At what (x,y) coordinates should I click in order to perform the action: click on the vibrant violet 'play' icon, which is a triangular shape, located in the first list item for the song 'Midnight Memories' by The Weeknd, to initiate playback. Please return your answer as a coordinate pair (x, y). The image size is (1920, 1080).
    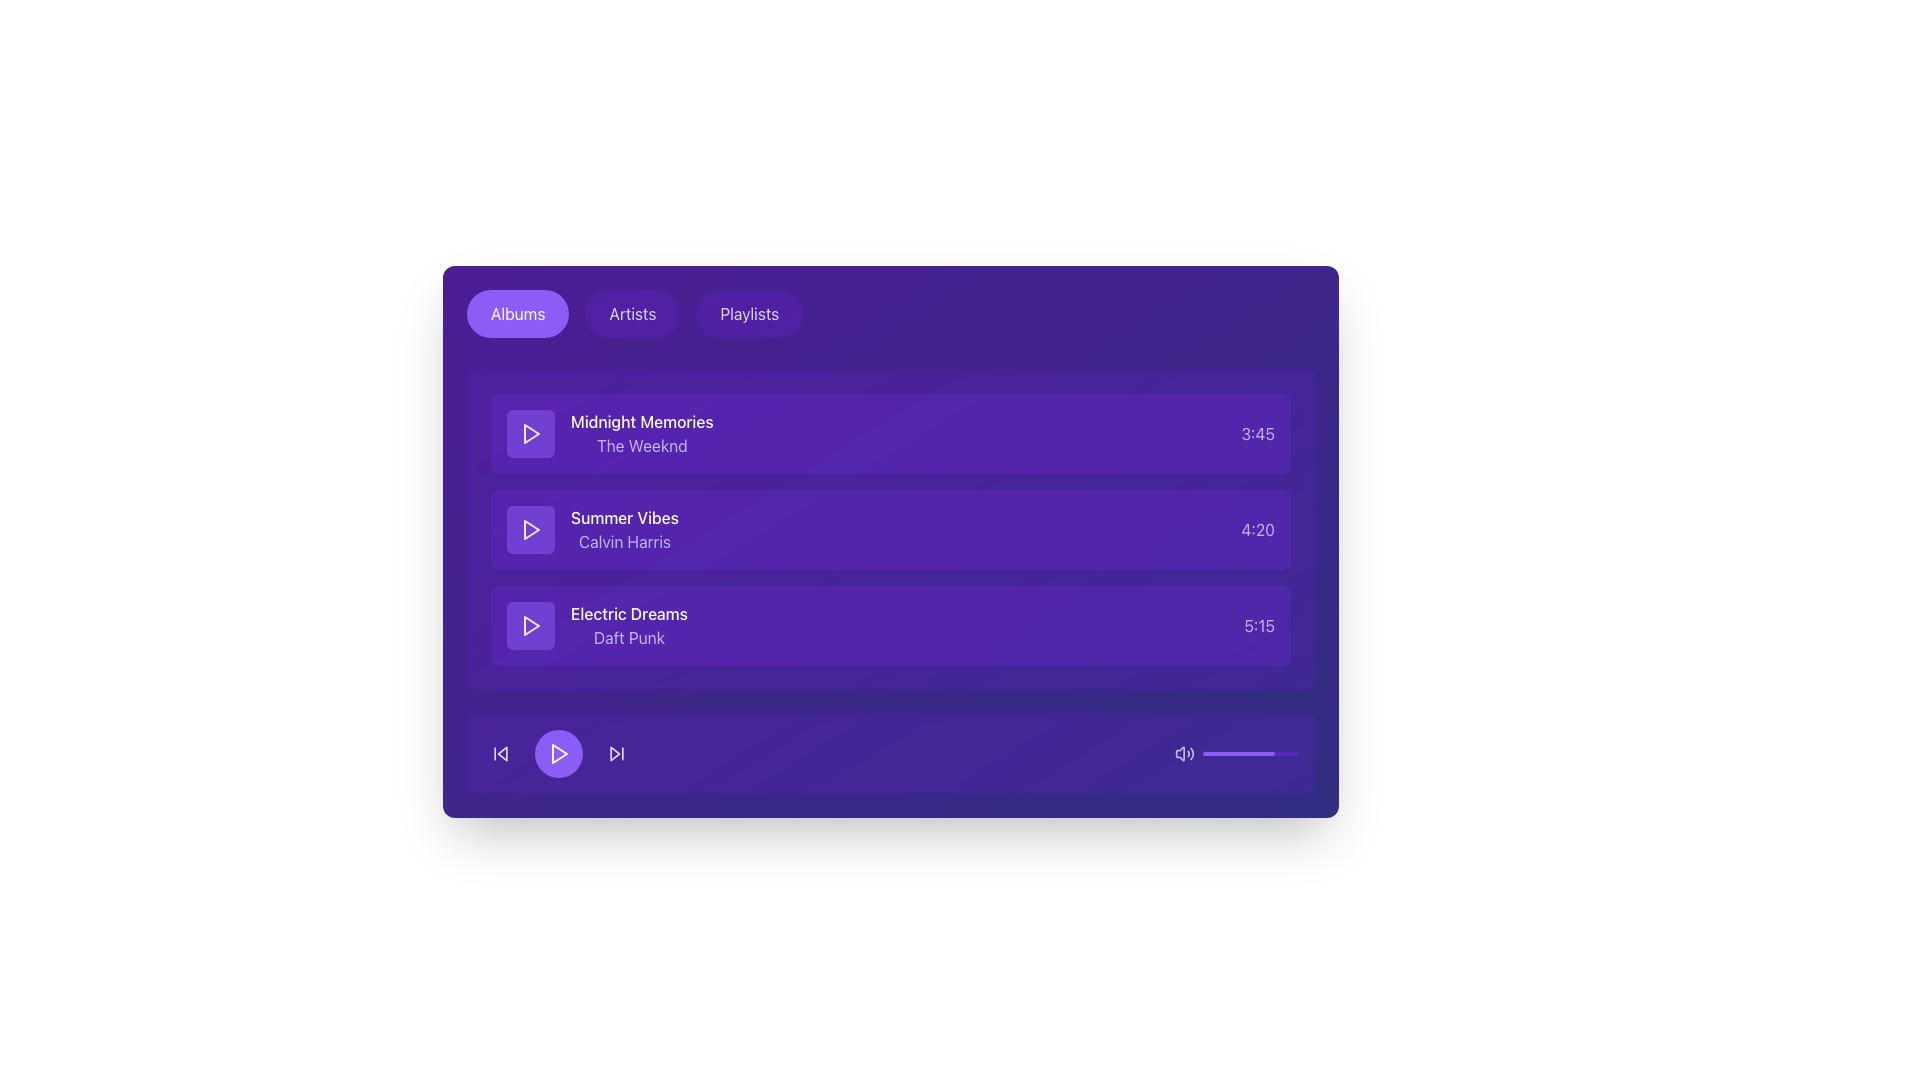
    Looking at the image, I should click on (532, 433).